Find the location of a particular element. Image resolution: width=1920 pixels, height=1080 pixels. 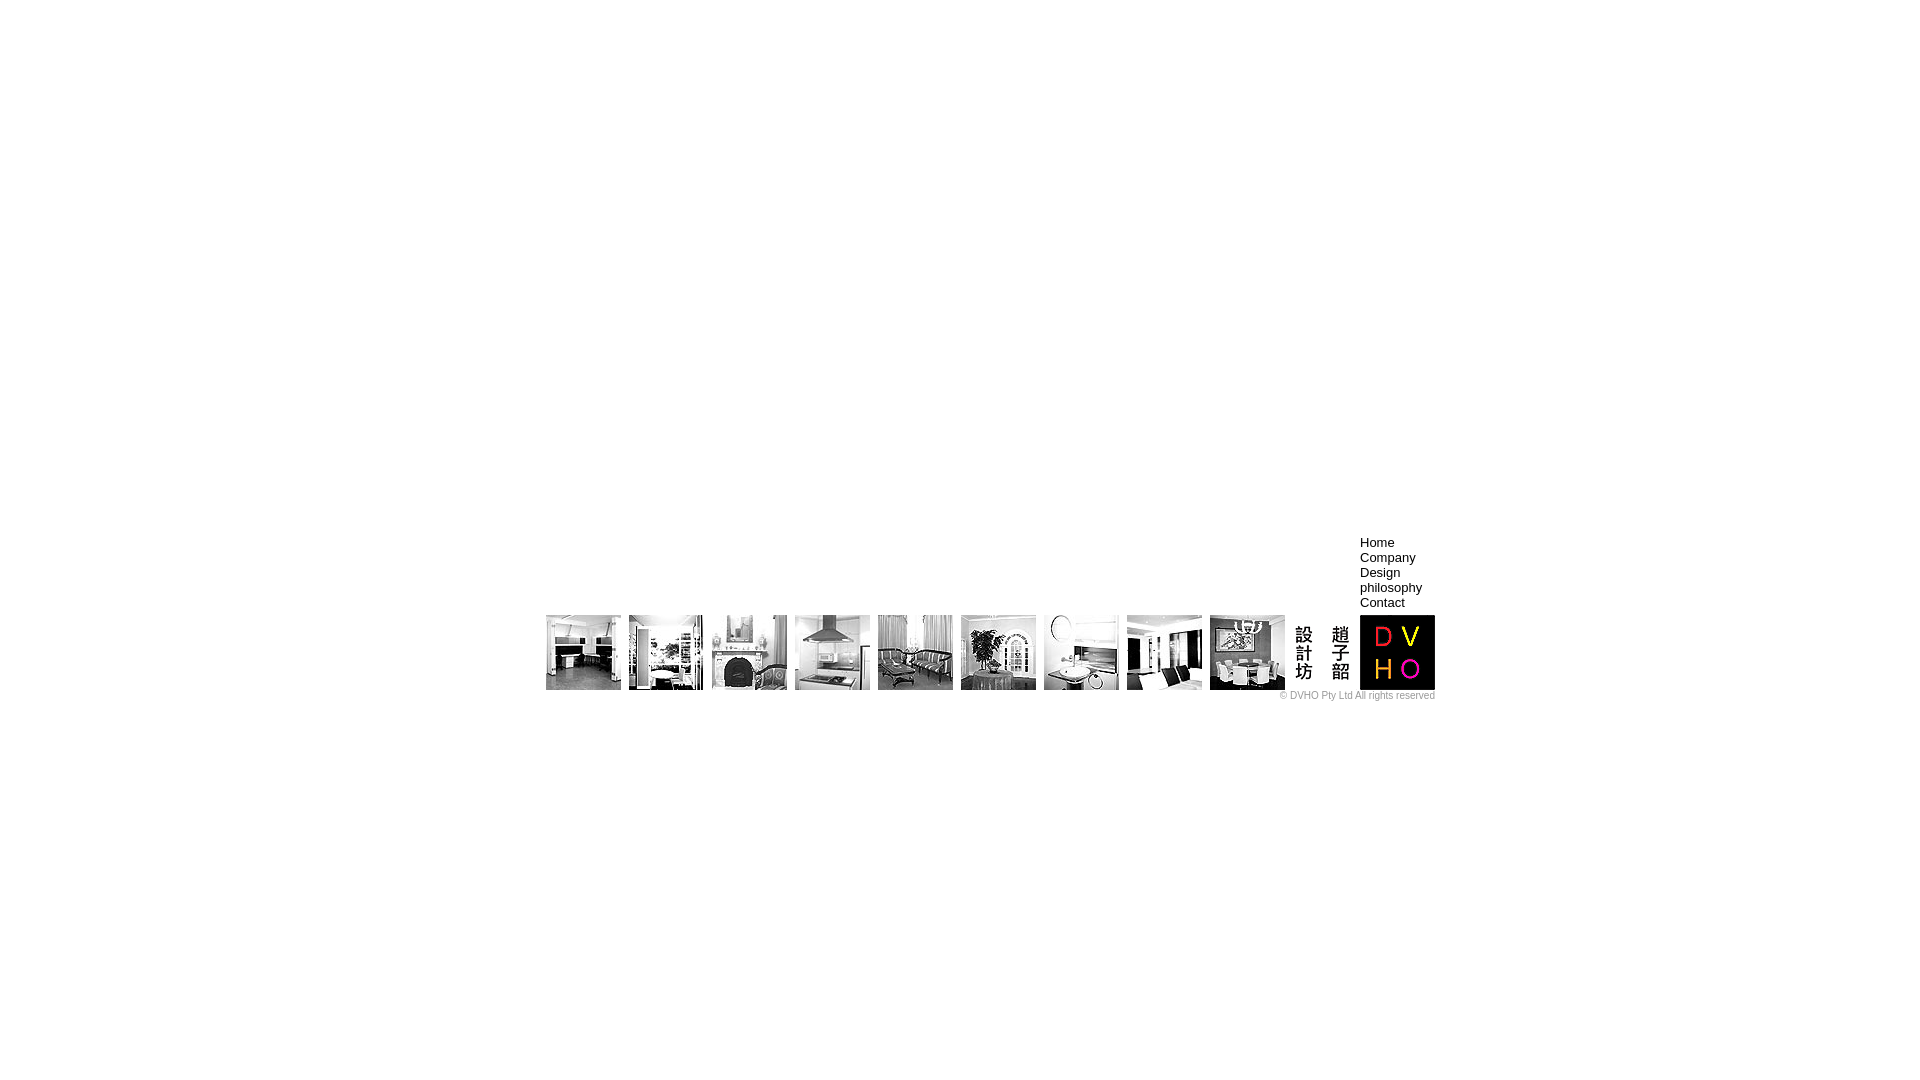

'Design is located at coordinates (1390, 579).